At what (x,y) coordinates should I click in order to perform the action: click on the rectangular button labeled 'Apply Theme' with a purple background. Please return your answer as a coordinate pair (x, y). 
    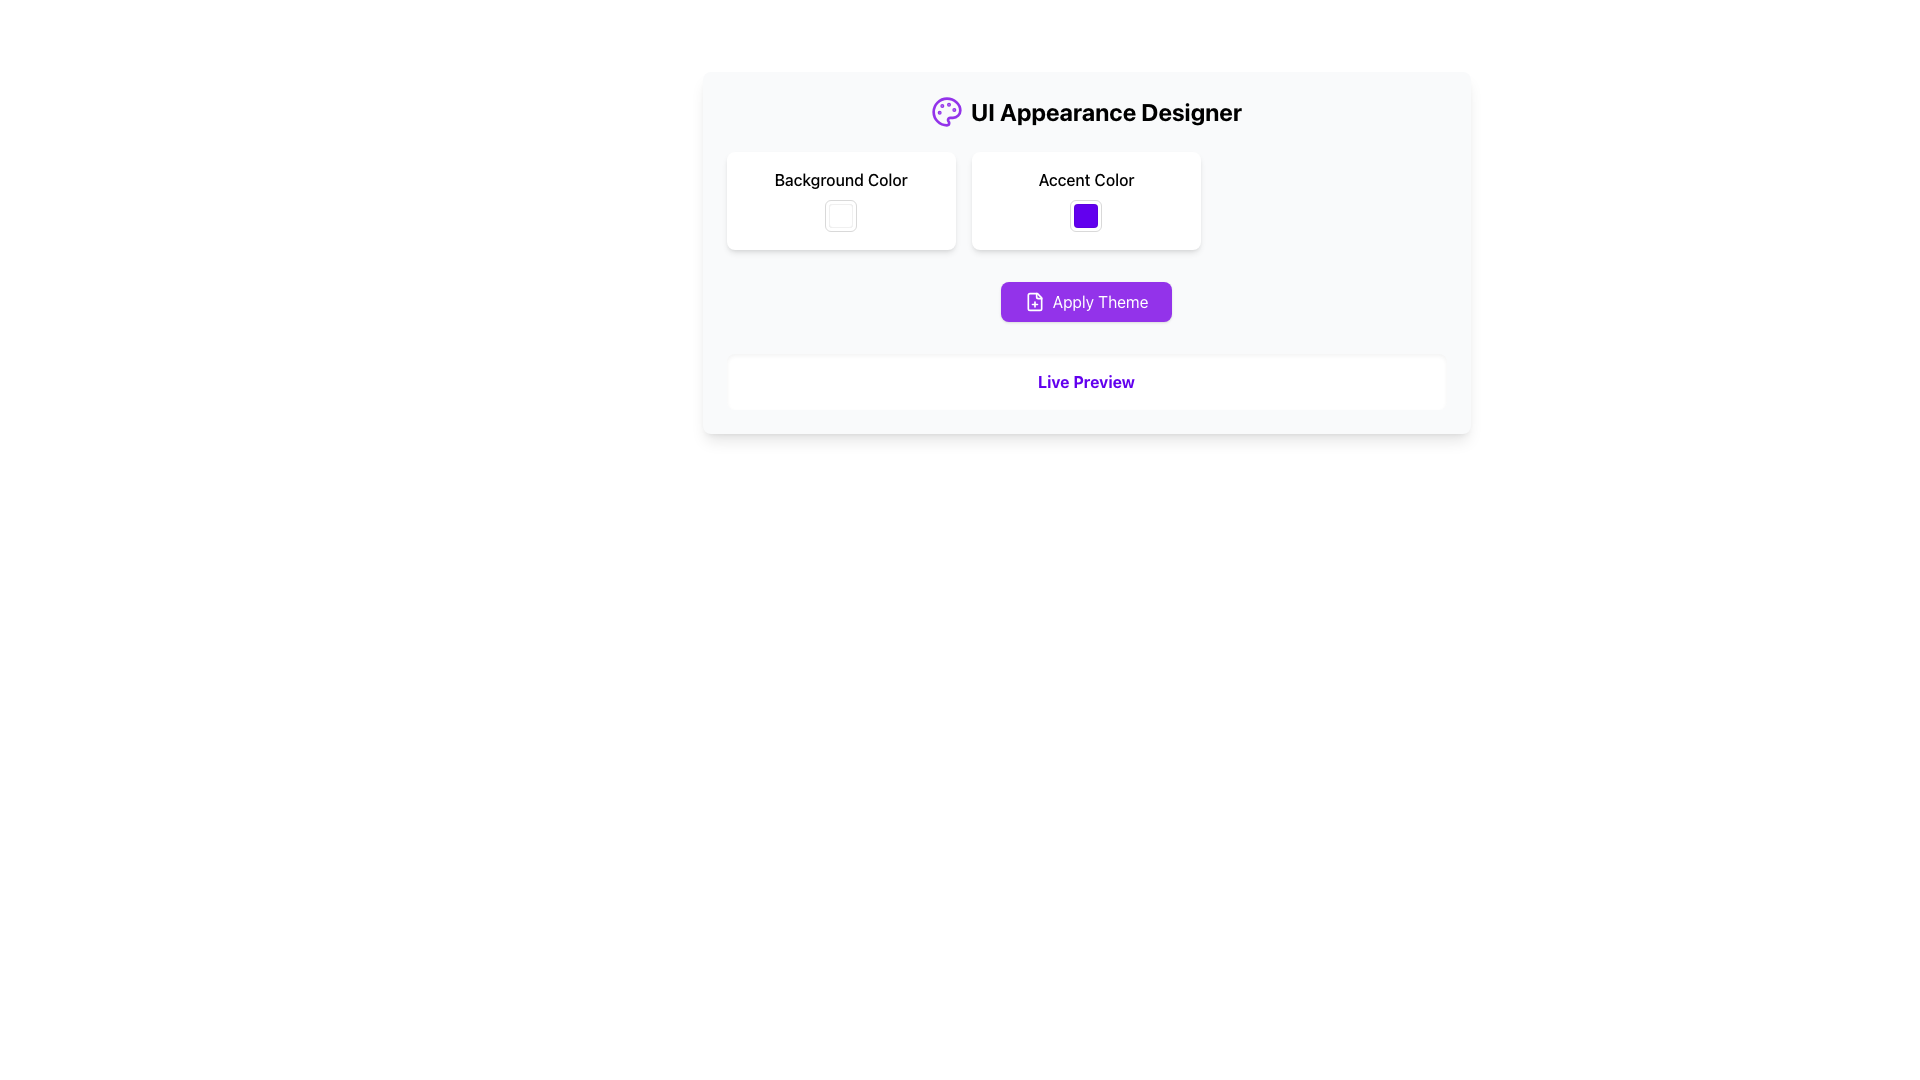
    Looking at the image, I should click on (1085, 301).